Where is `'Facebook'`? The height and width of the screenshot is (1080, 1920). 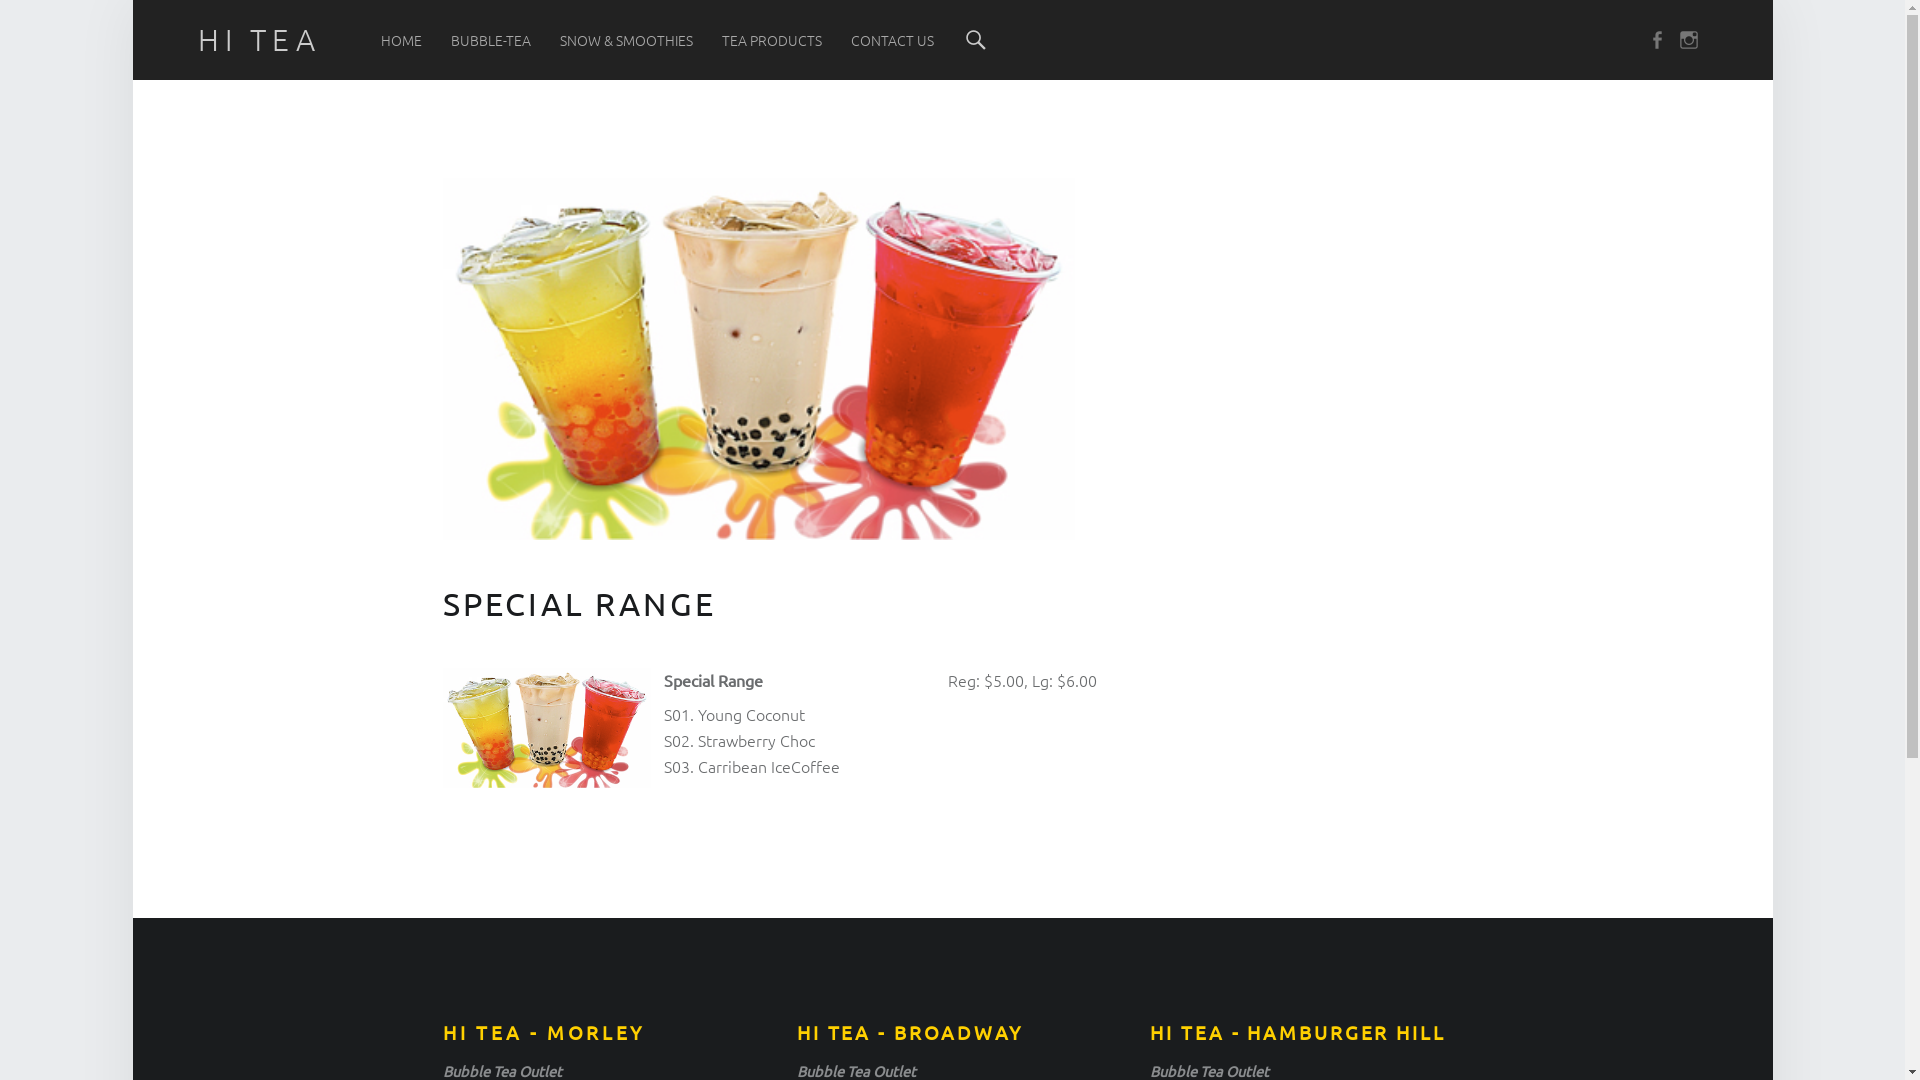 'Facebook' is located at coordinates (1646, 39).